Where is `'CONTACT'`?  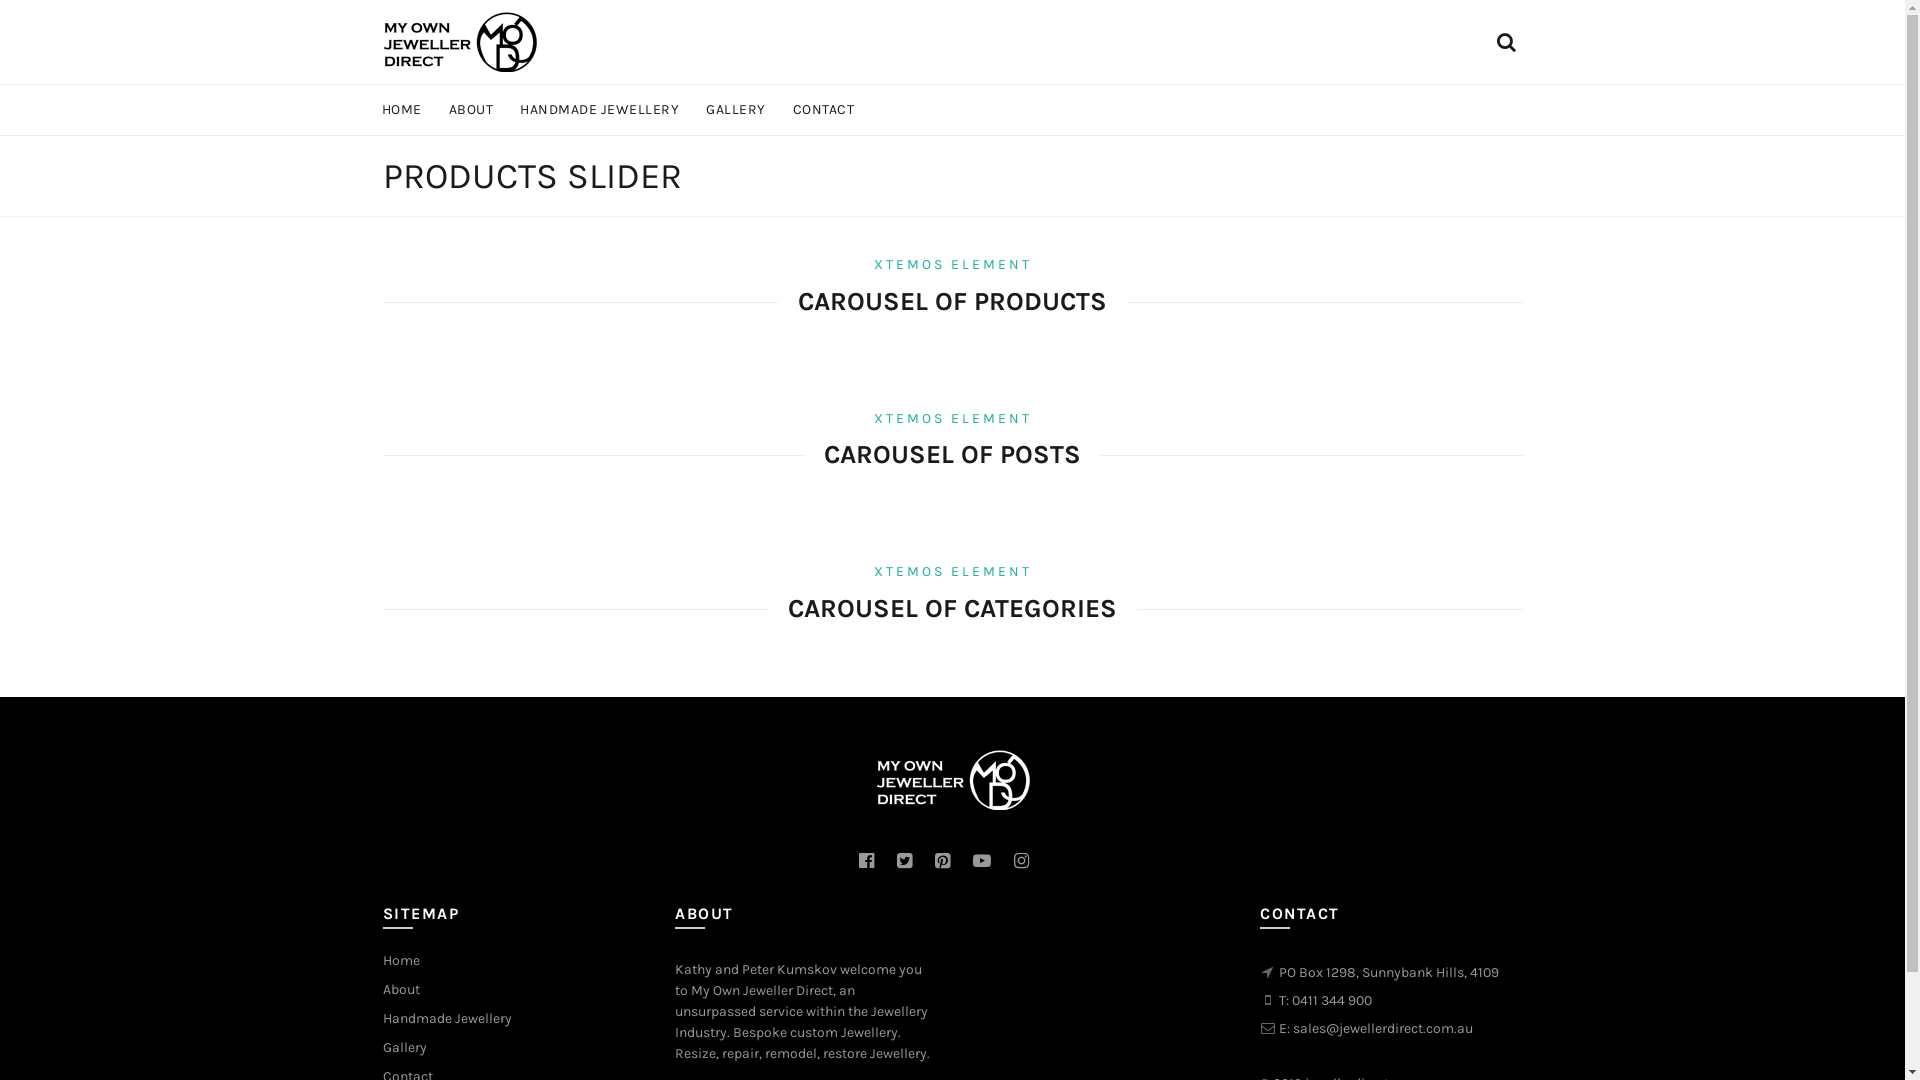
'CONTACT' is located at coordinates (824, 110).